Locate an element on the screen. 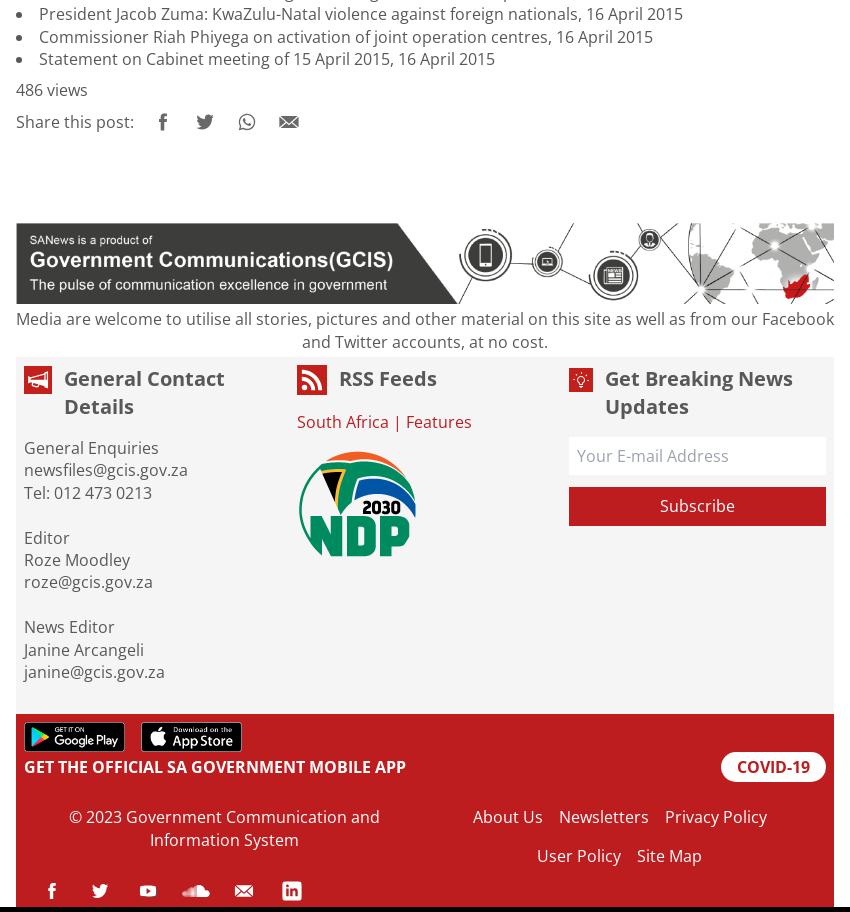 The height and width of the screenshot is (912, 850). 'Tel: 012 473 0213' is located at coordinates (86, 492).